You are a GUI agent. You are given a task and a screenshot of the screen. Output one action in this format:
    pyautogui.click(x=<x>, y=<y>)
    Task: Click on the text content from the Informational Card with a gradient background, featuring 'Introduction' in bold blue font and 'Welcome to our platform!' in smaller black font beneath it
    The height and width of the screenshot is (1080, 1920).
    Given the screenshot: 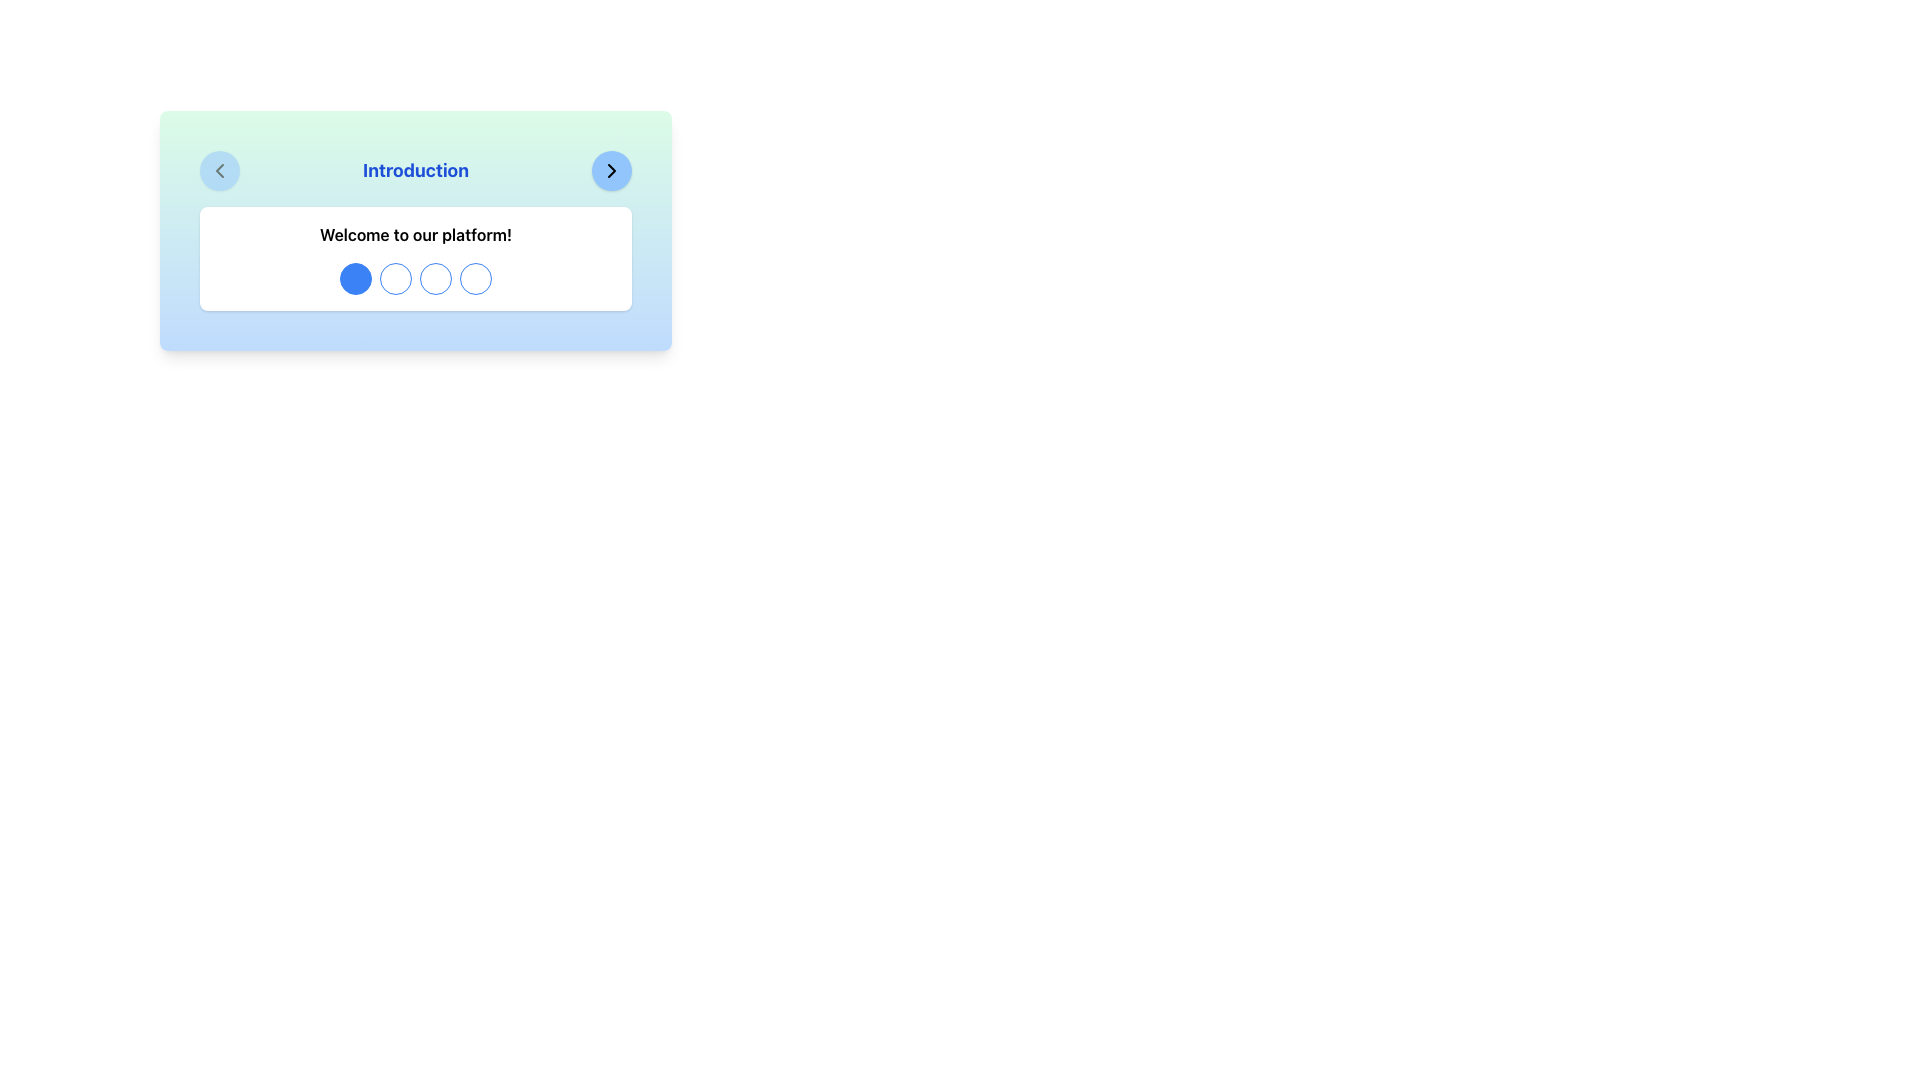 What is the action you would take?
    pyautogui.click(x=415, y=230)
    